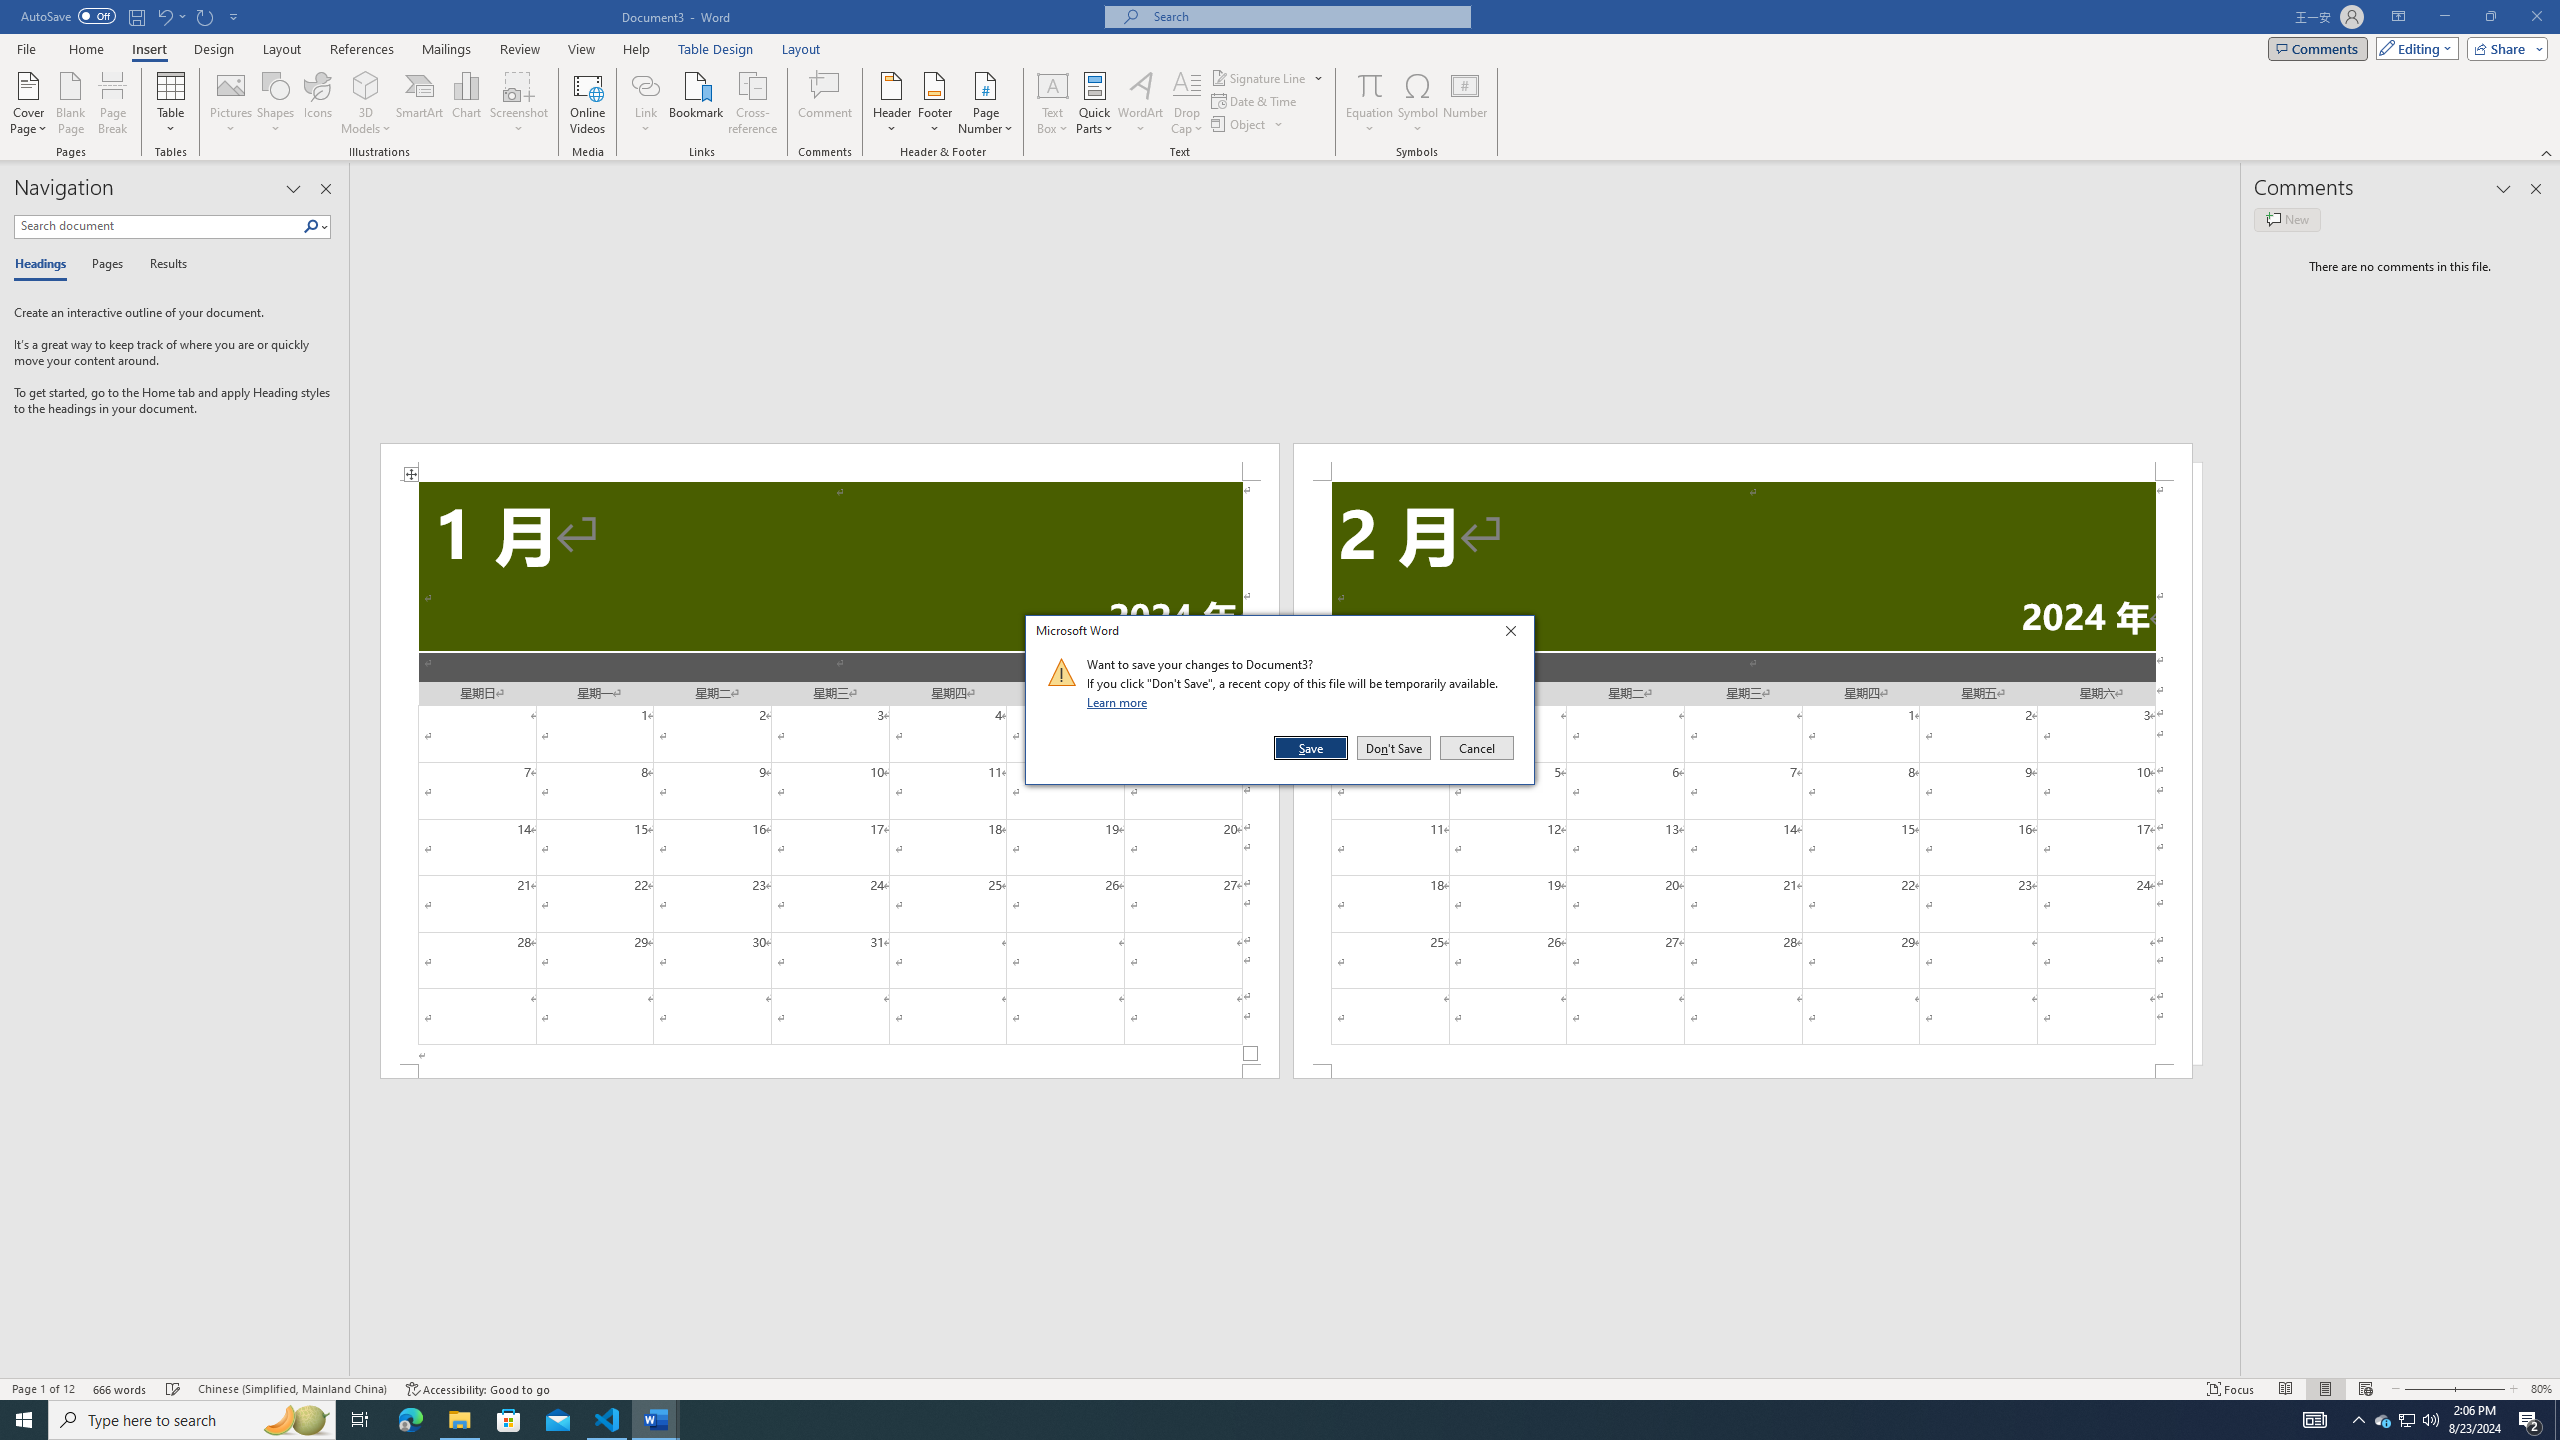 This screenshot has width=2560, height=1440. Describe the element at coordinates (366, 84) in the screenshot. I see `'3D Models'` at that location.